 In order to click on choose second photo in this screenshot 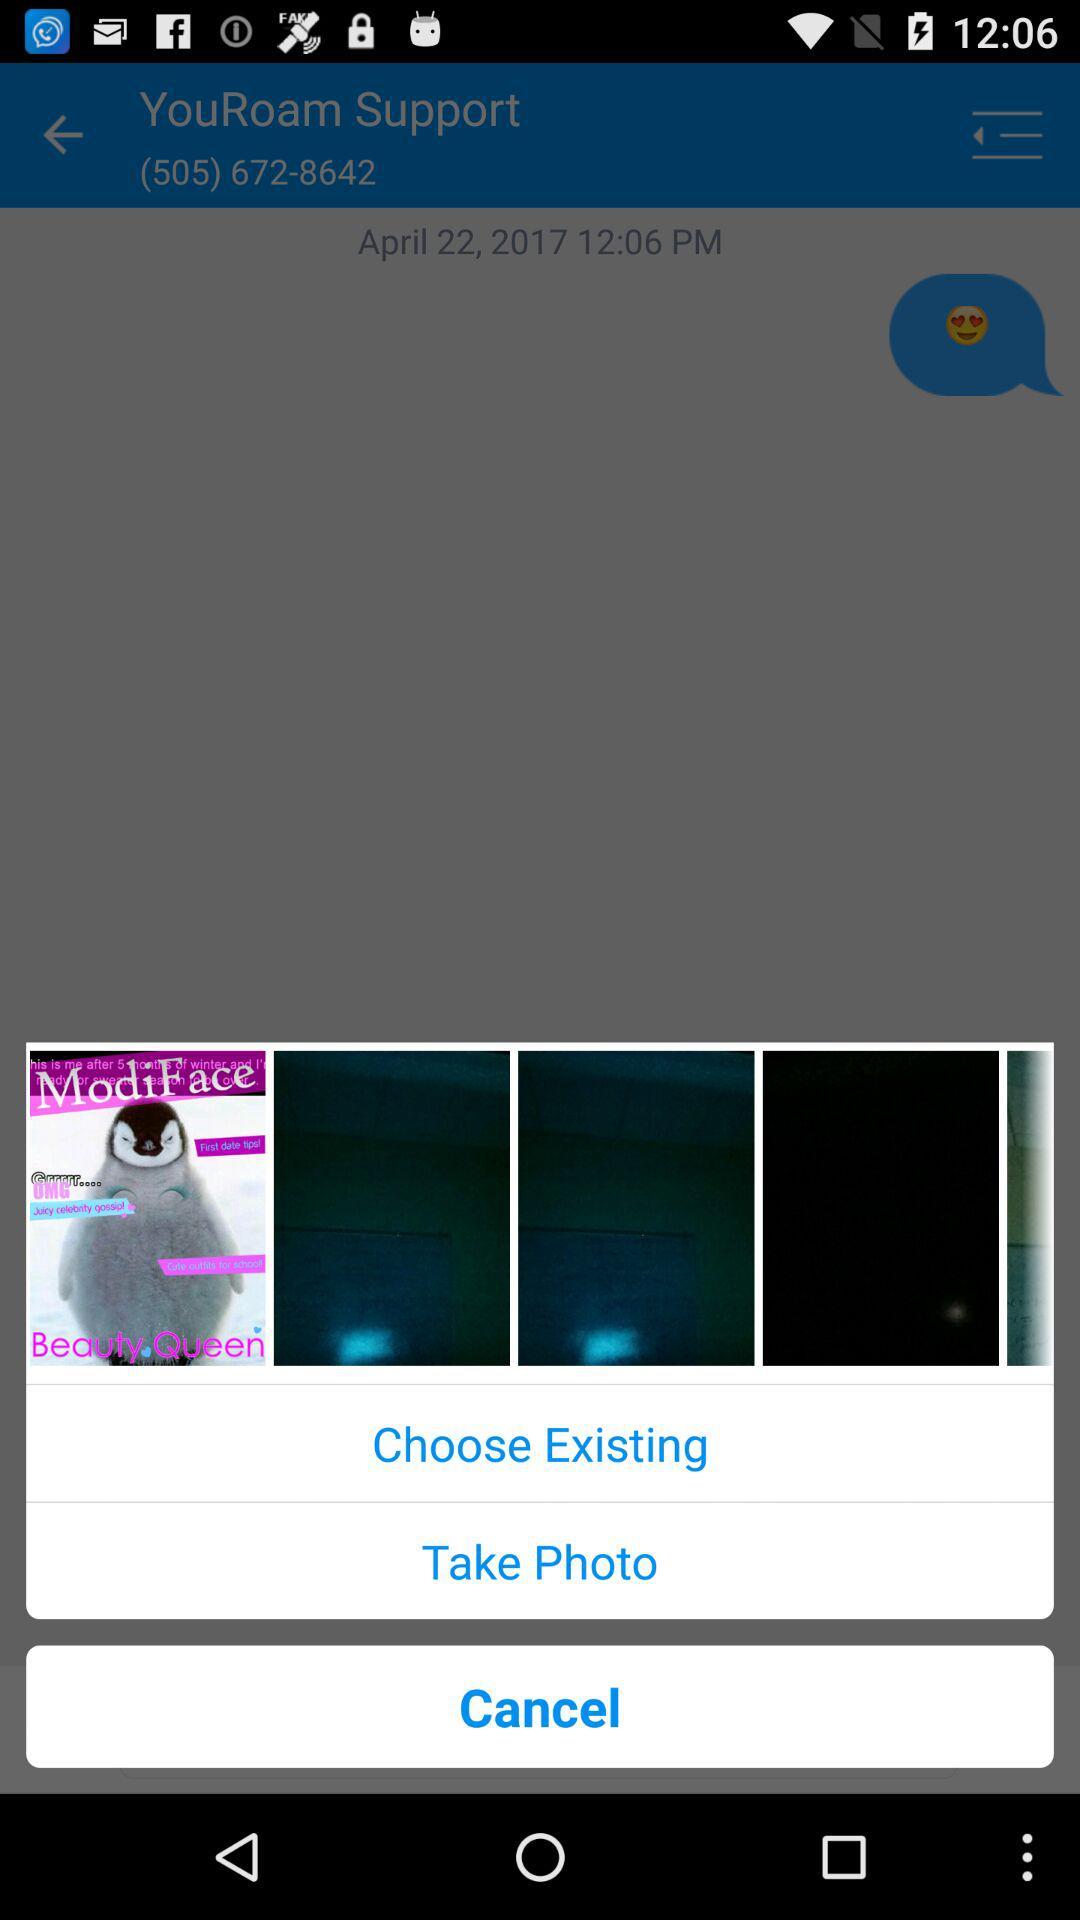, I will do `click(391, 1207)`.